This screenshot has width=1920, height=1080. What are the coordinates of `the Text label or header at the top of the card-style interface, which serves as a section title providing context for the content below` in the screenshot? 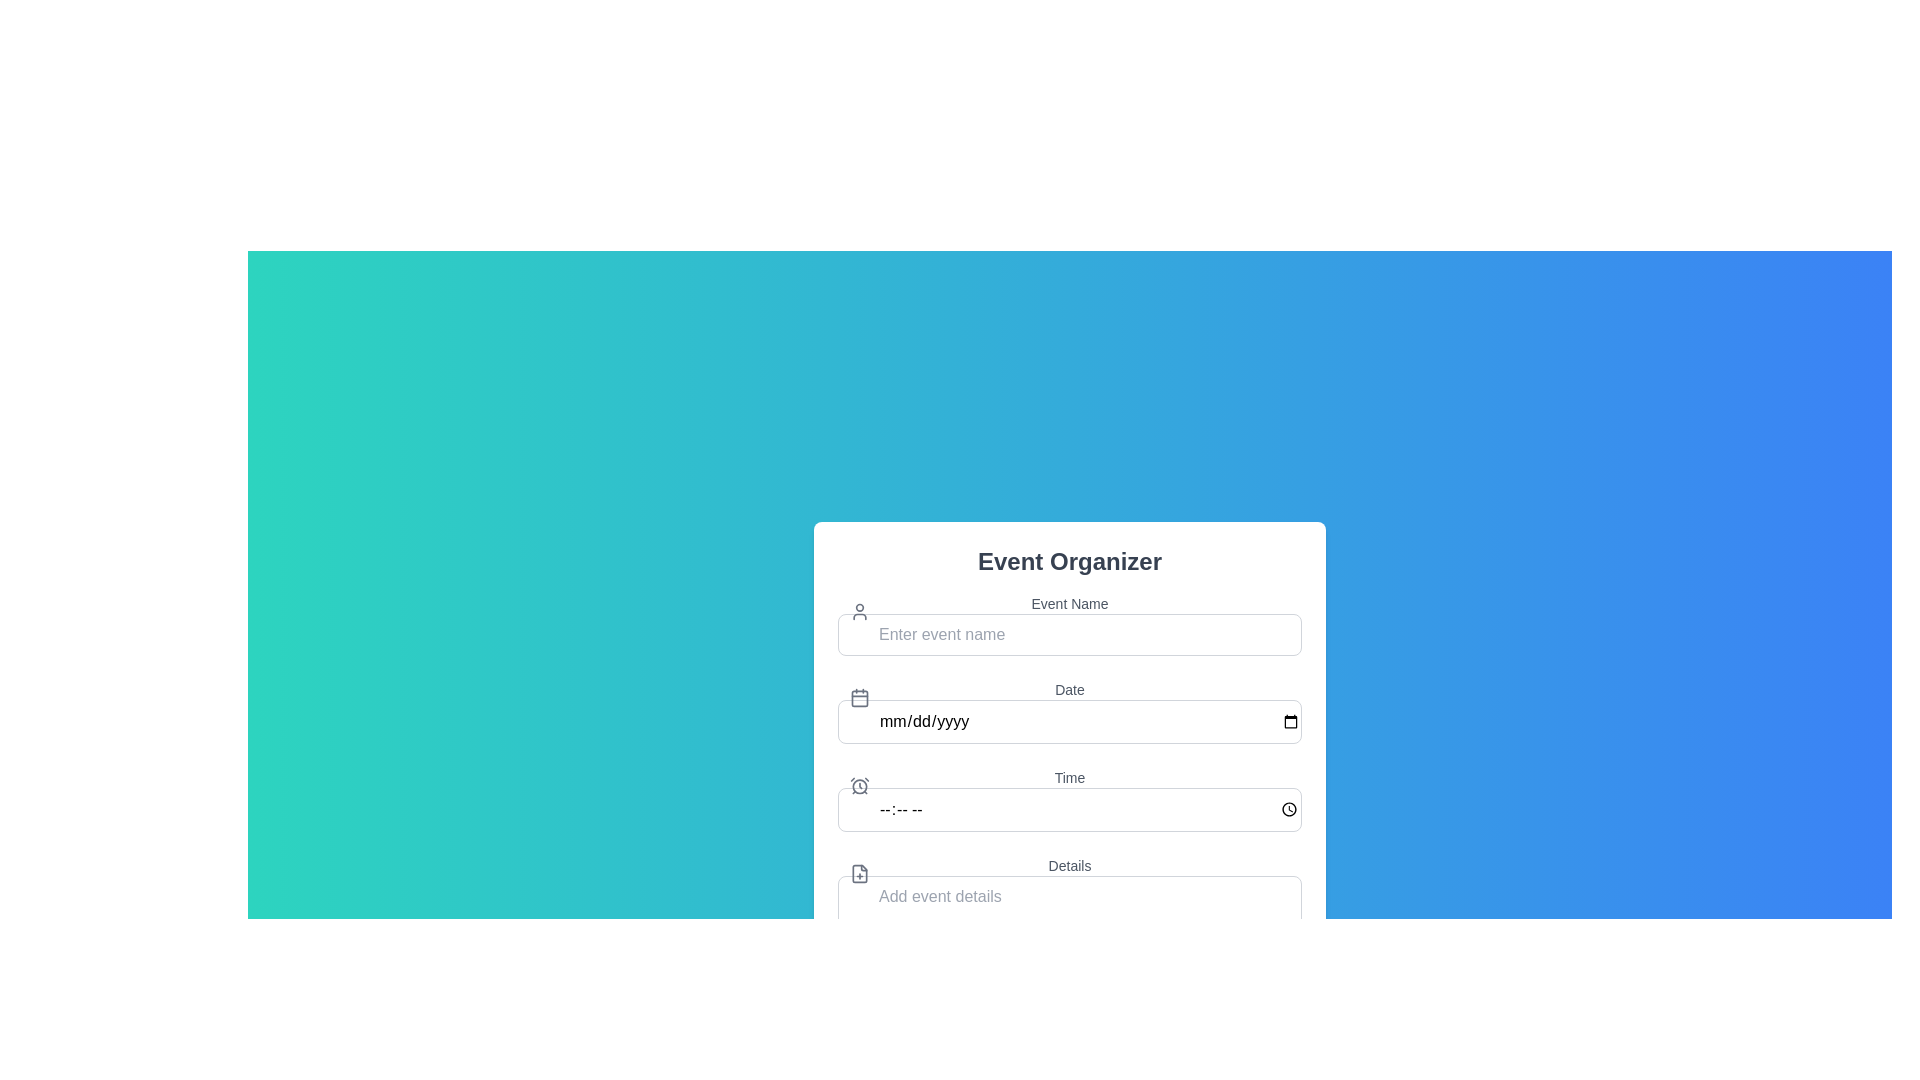 It's located at (1069, 561).